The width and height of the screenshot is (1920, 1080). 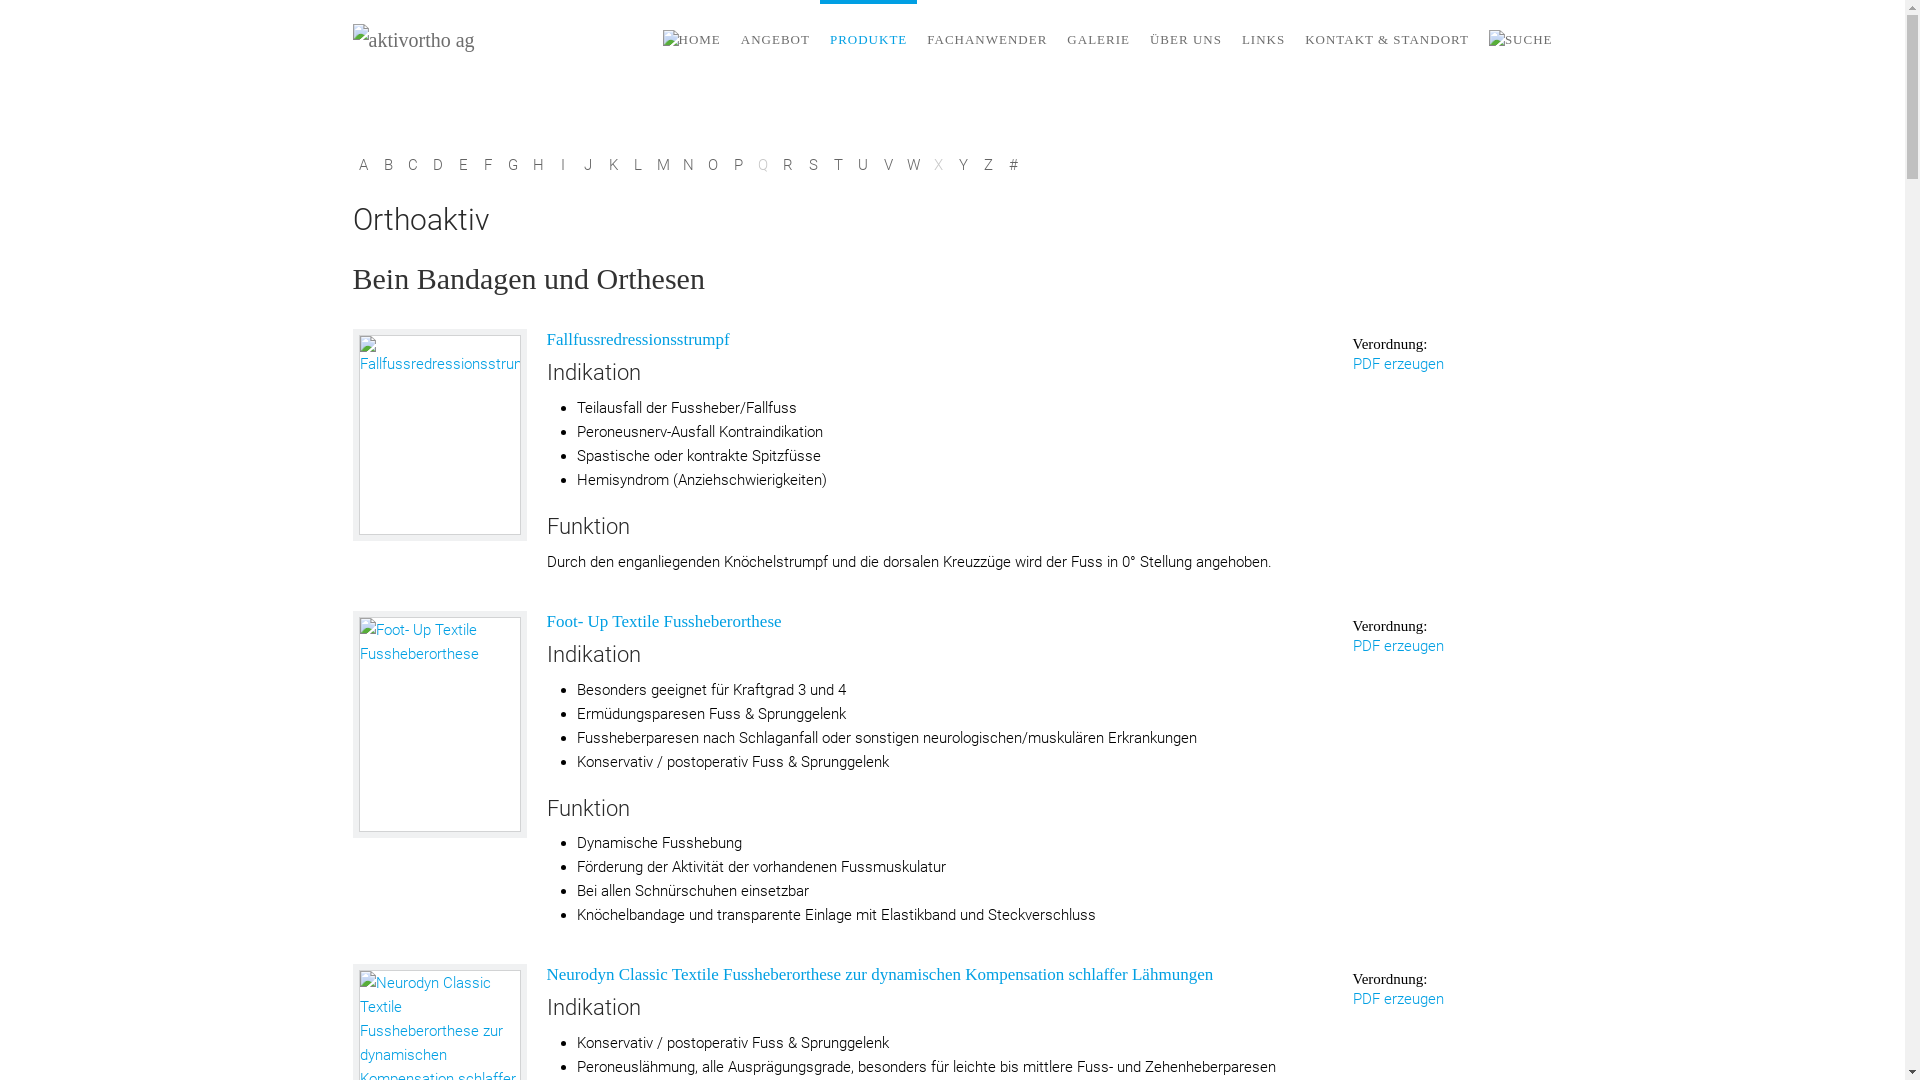 I want to click on 'B', so click(x=388, y=164).